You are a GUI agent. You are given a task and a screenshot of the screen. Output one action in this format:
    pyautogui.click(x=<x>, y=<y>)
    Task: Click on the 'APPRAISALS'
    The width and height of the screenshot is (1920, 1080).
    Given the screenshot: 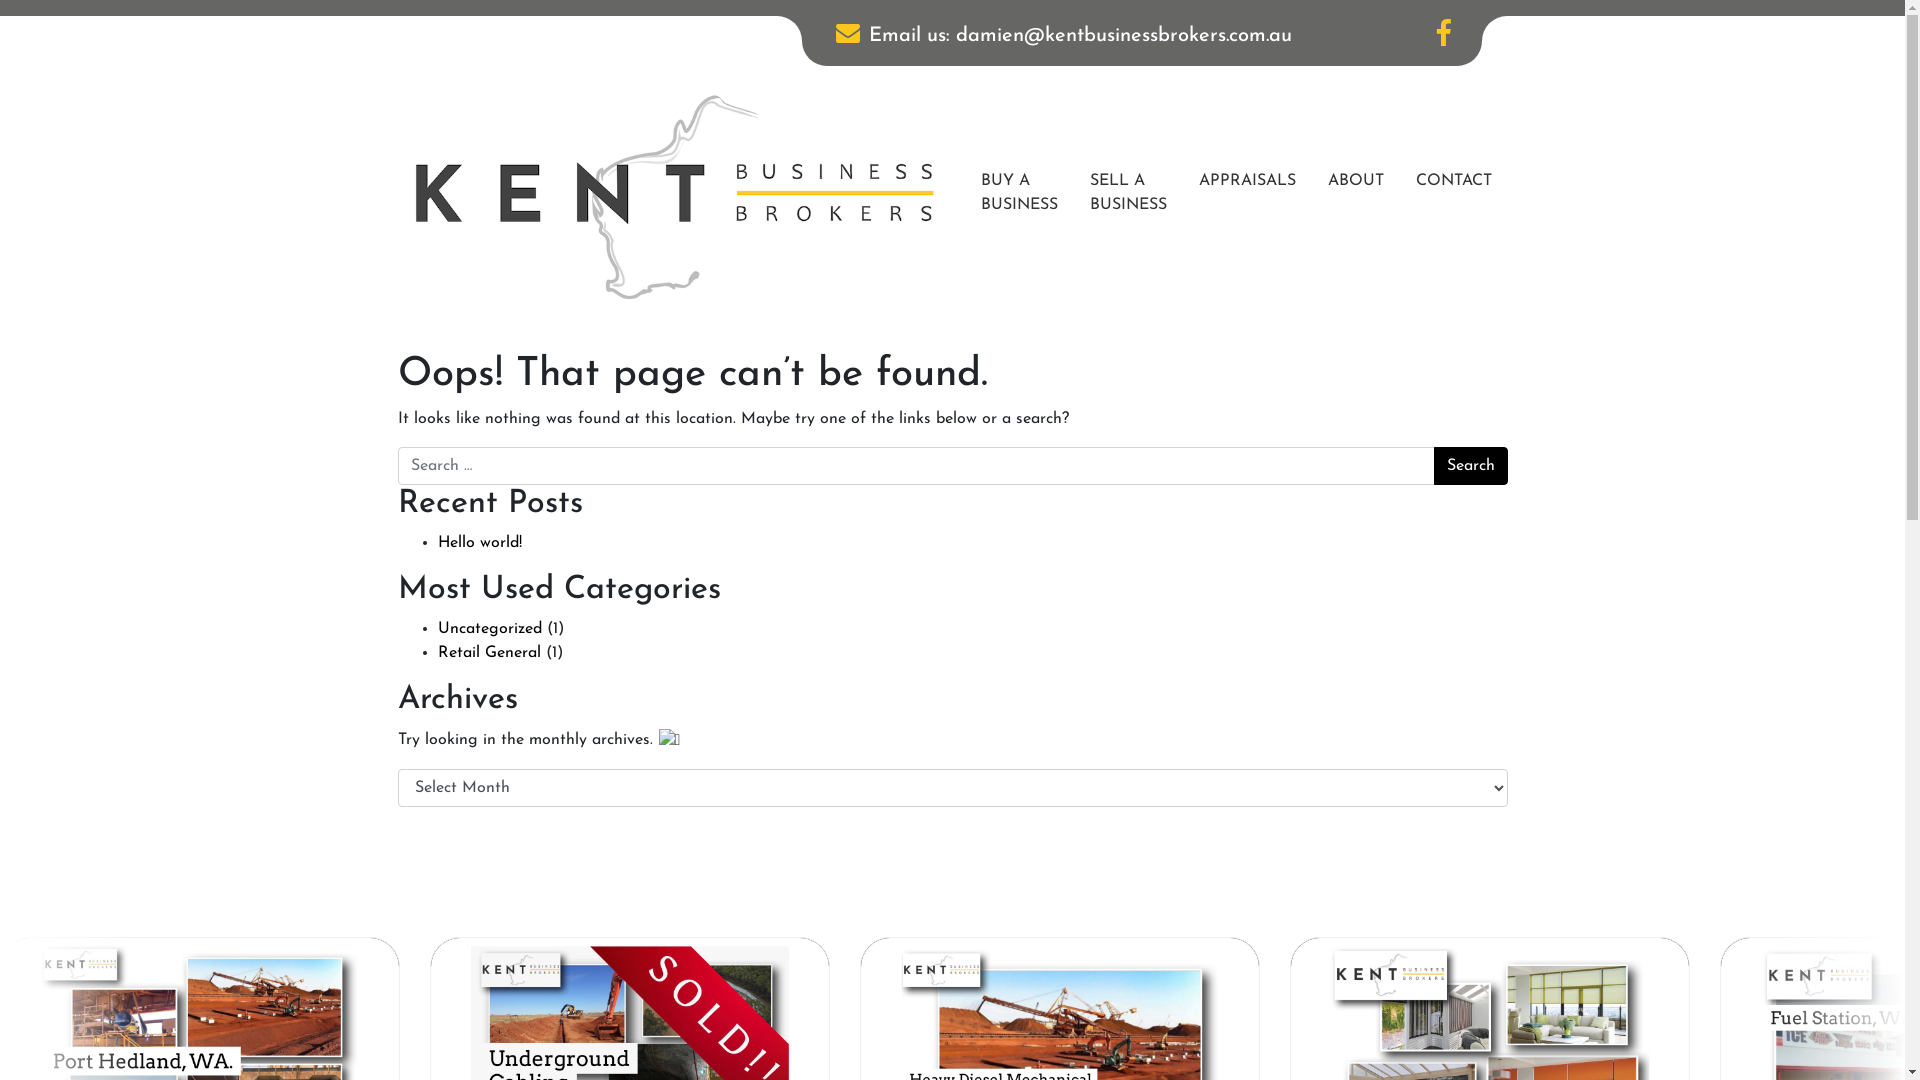 What is the action you would take?
    pyautogui.click(x=1181, y=181)
    